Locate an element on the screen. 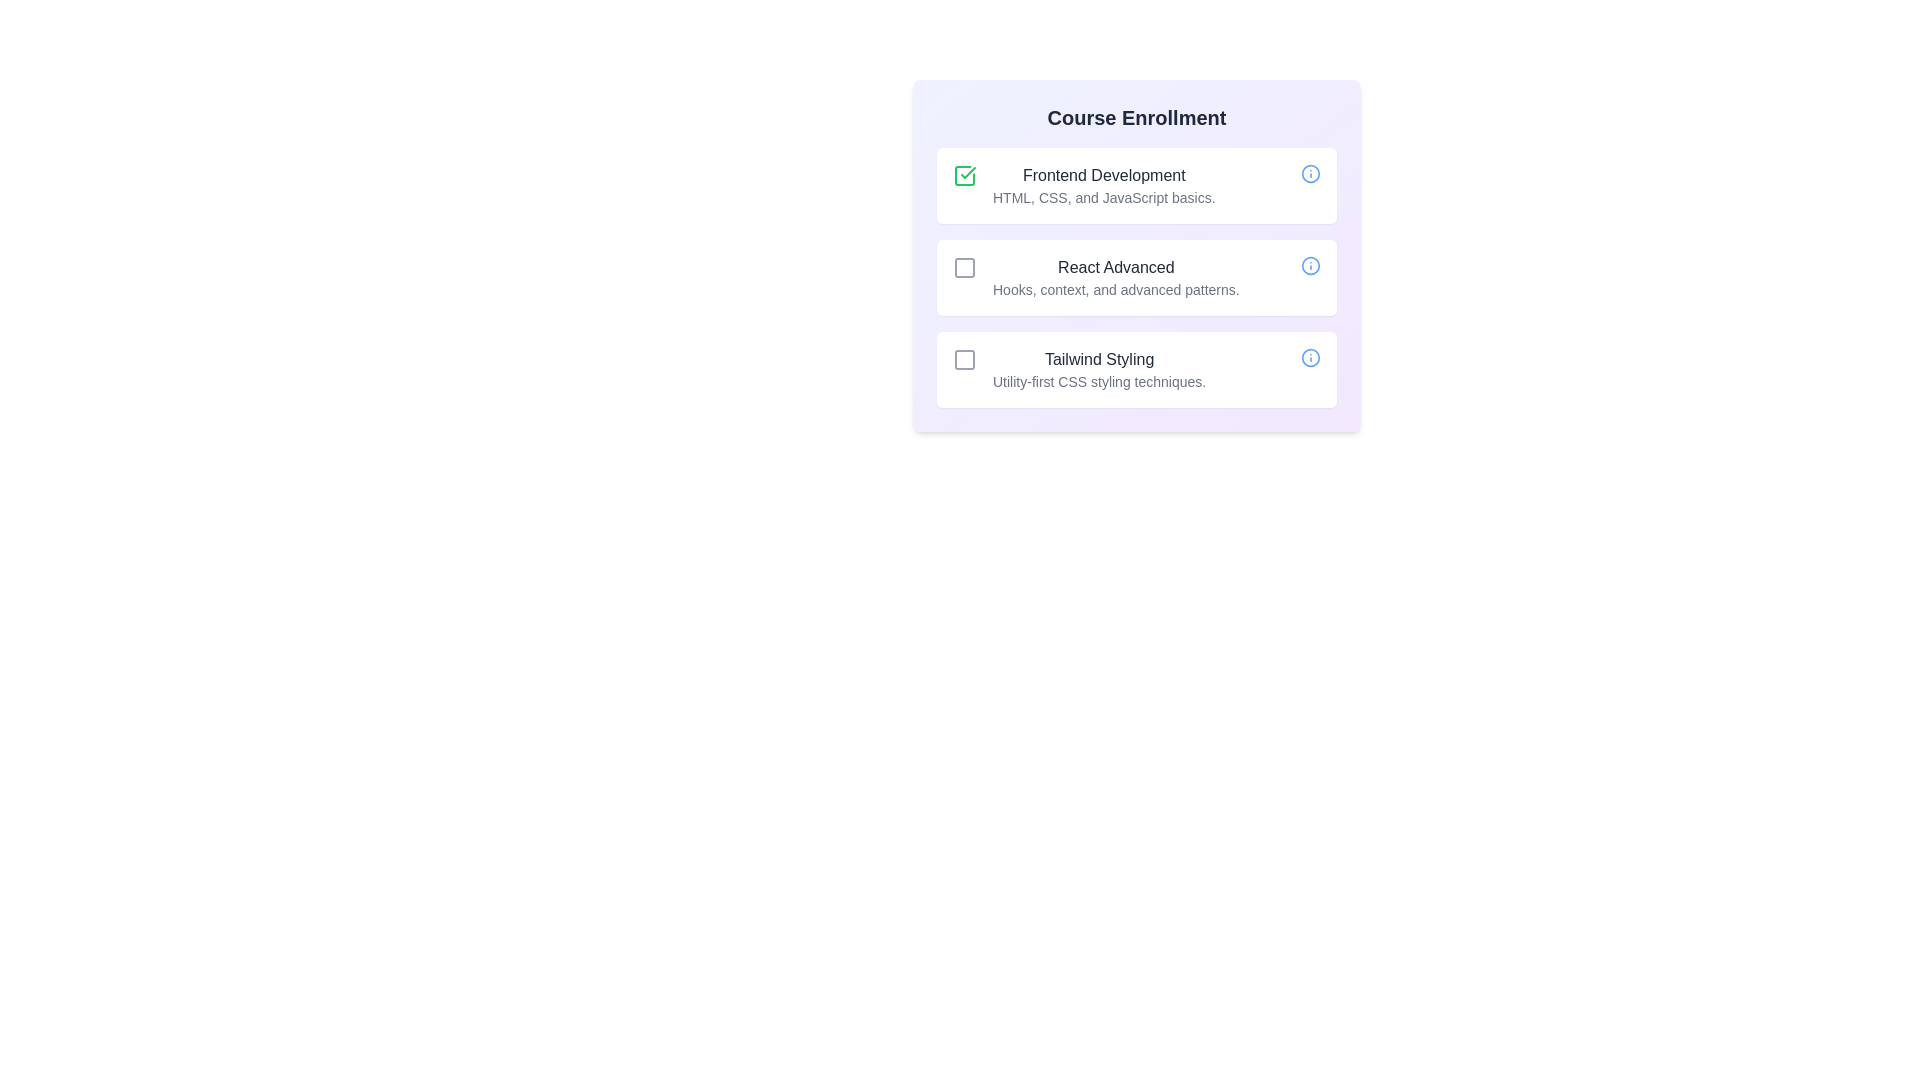 This screenshot has width=1920, height=1080. title text of the third course option, which is positioned above the description line and to the right of a checkbox is located at coordinates (1098, 358).